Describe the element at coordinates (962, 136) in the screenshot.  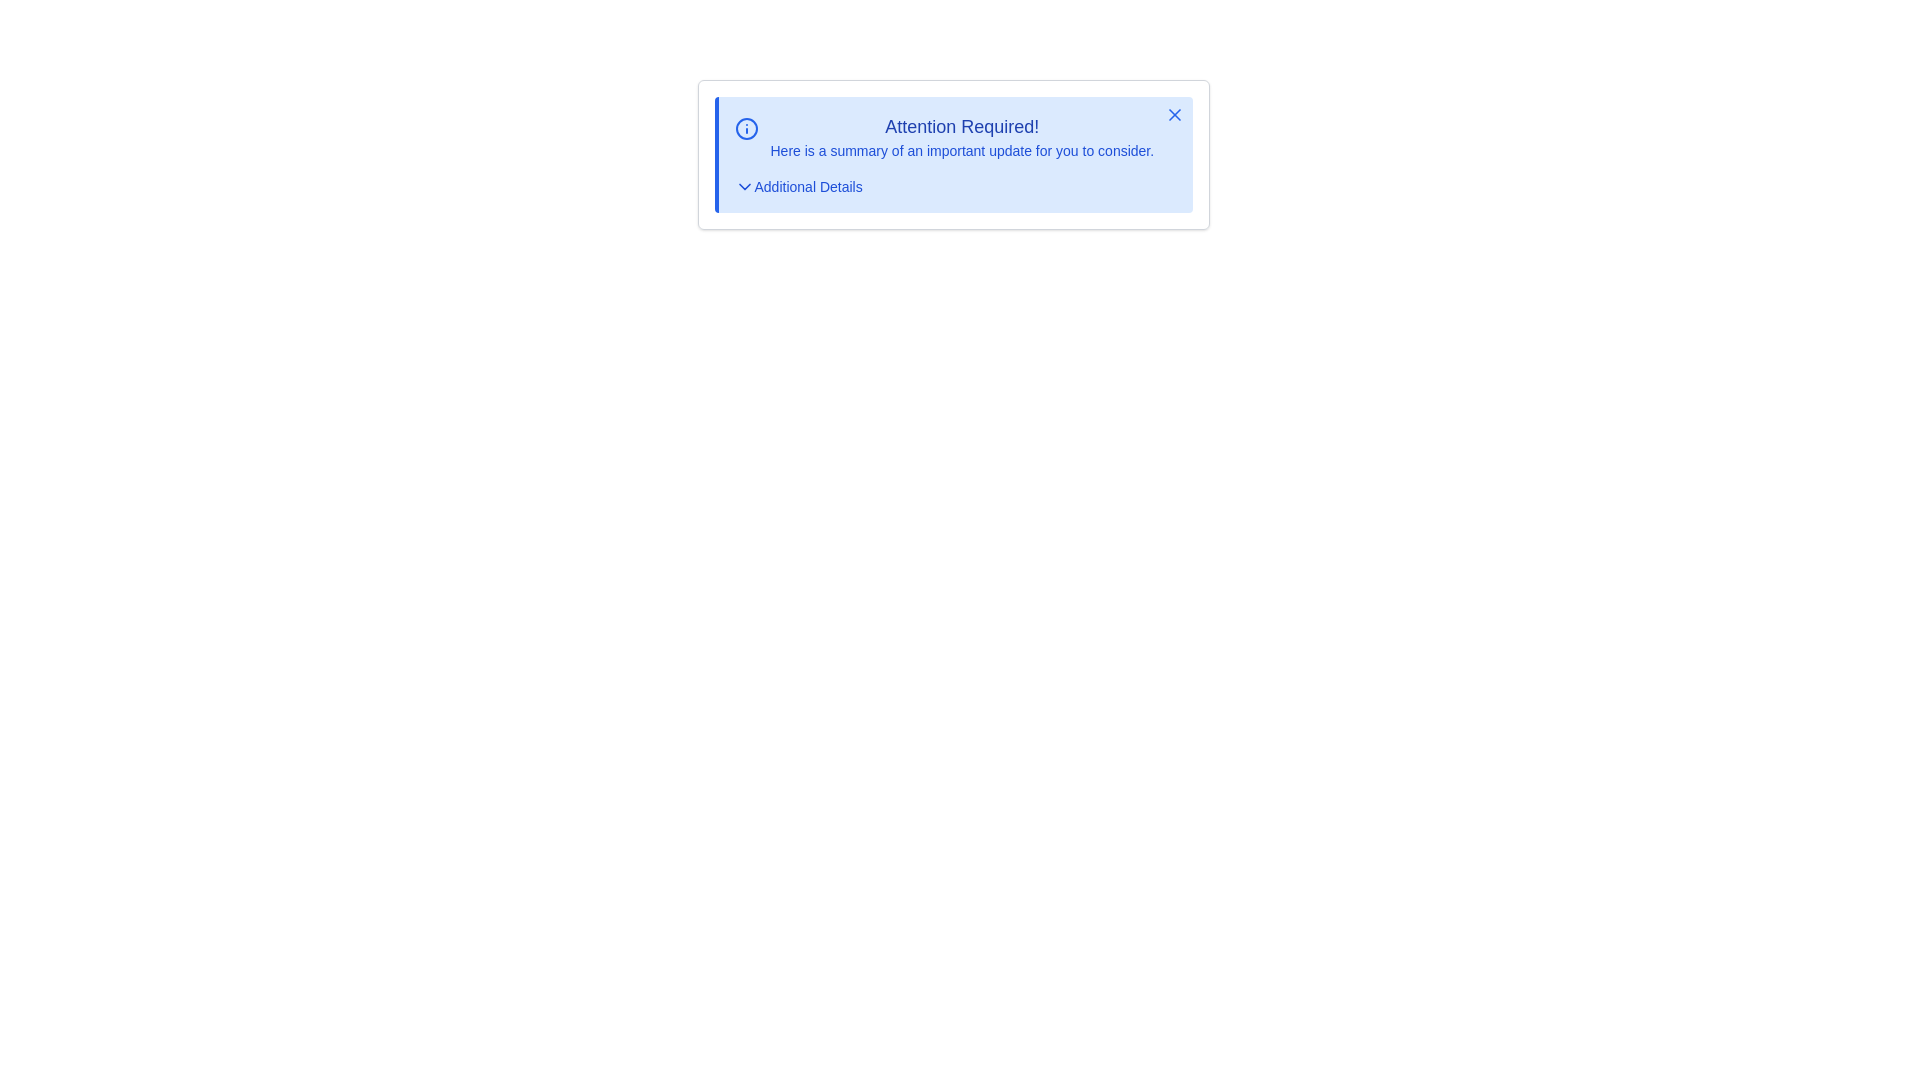
I see `important notification text block located in the upper part of the notification box, adjacent to the blue information icon` at that location.